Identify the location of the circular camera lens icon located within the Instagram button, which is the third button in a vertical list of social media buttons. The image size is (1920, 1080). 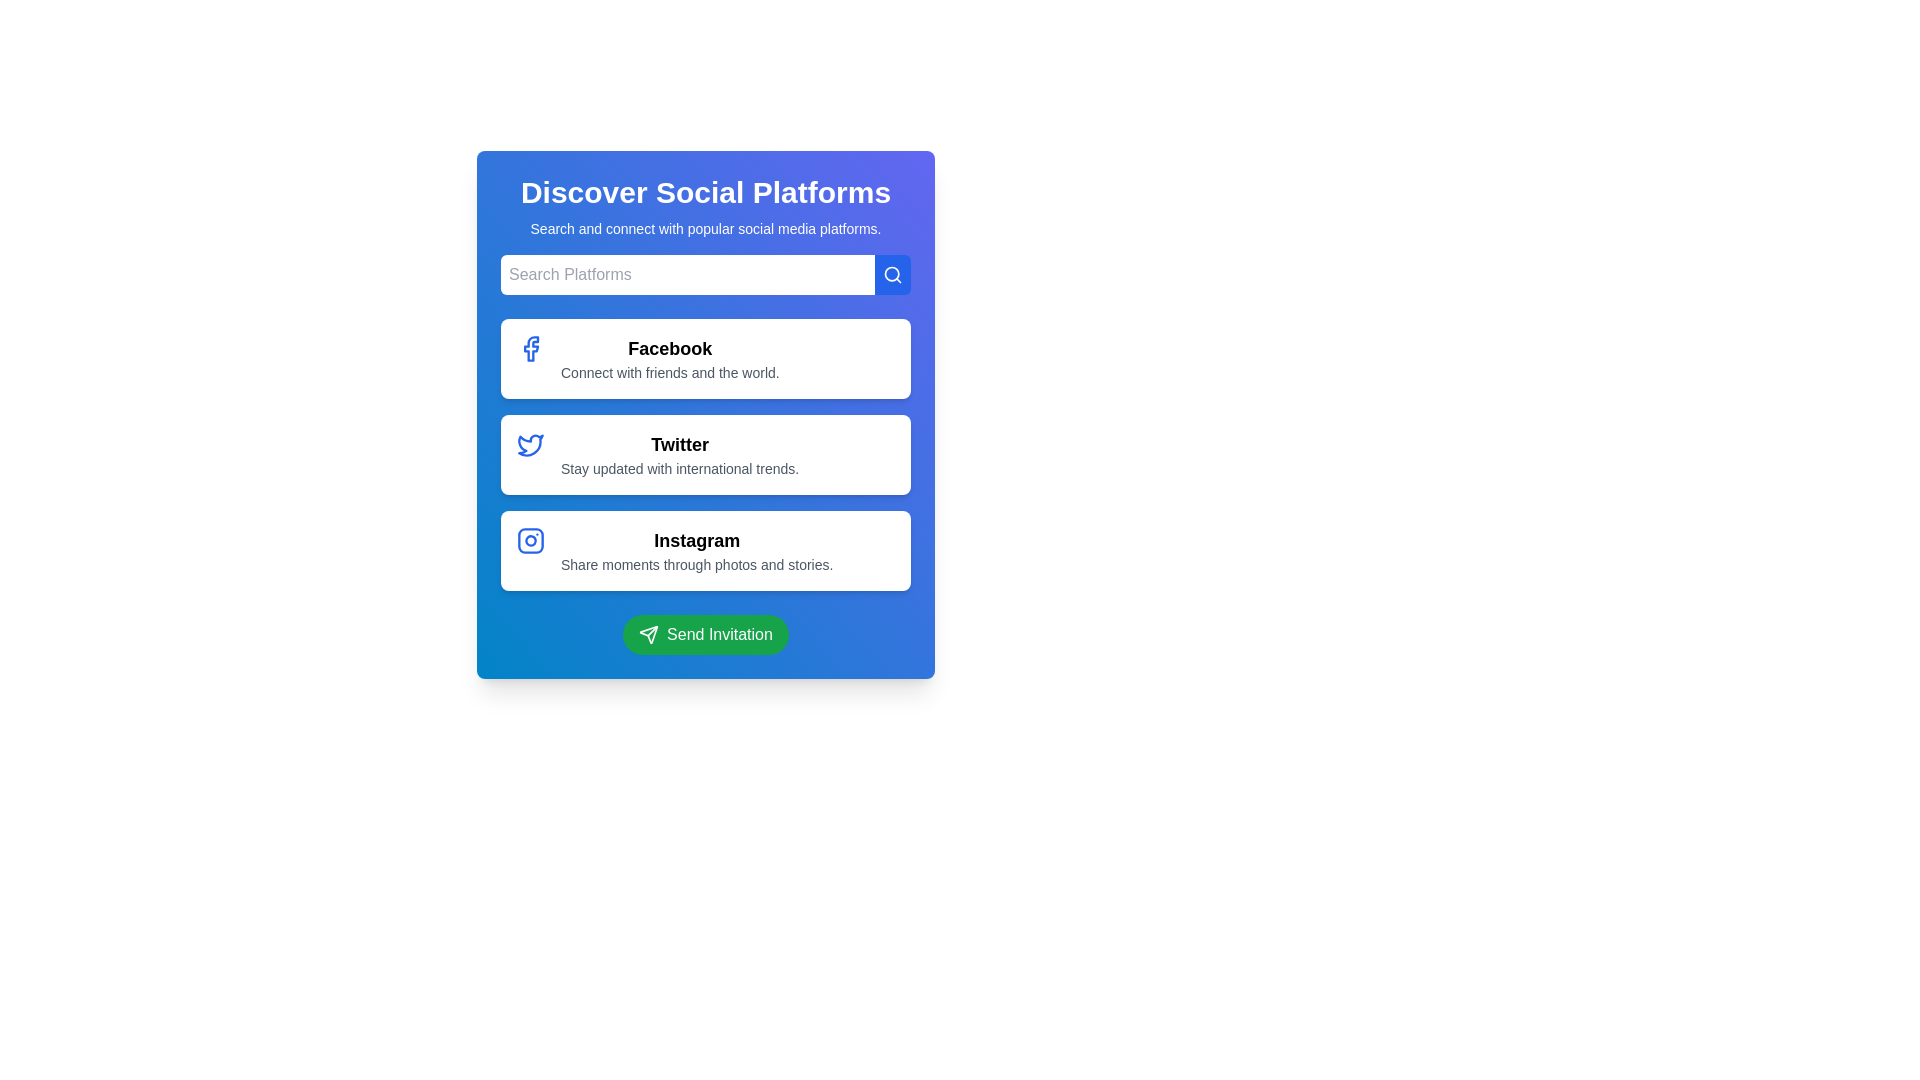
(531, 540).